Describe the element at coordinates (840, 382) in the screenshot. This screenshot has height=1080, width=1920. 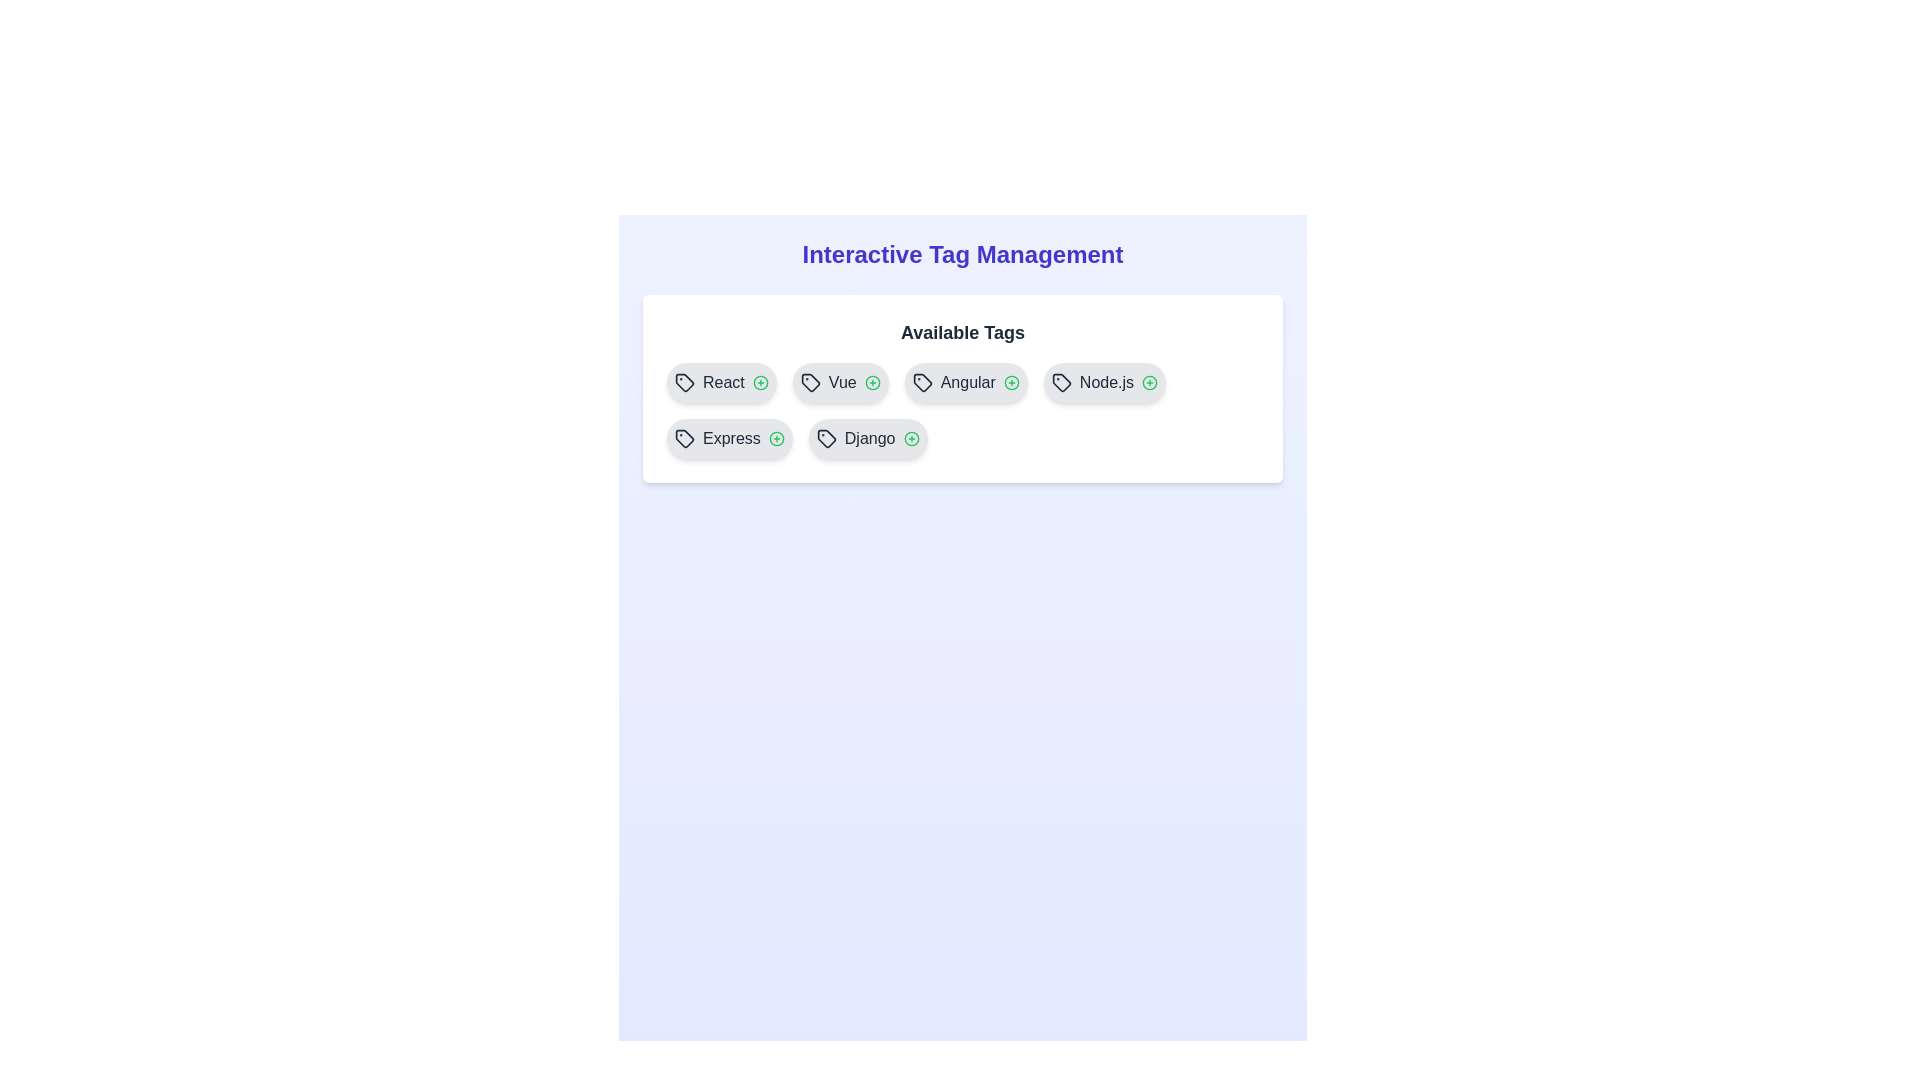
I see `the button styled as a rounded rectangle with a soft gray background, containing the text 'Vue' and icons` at that location.